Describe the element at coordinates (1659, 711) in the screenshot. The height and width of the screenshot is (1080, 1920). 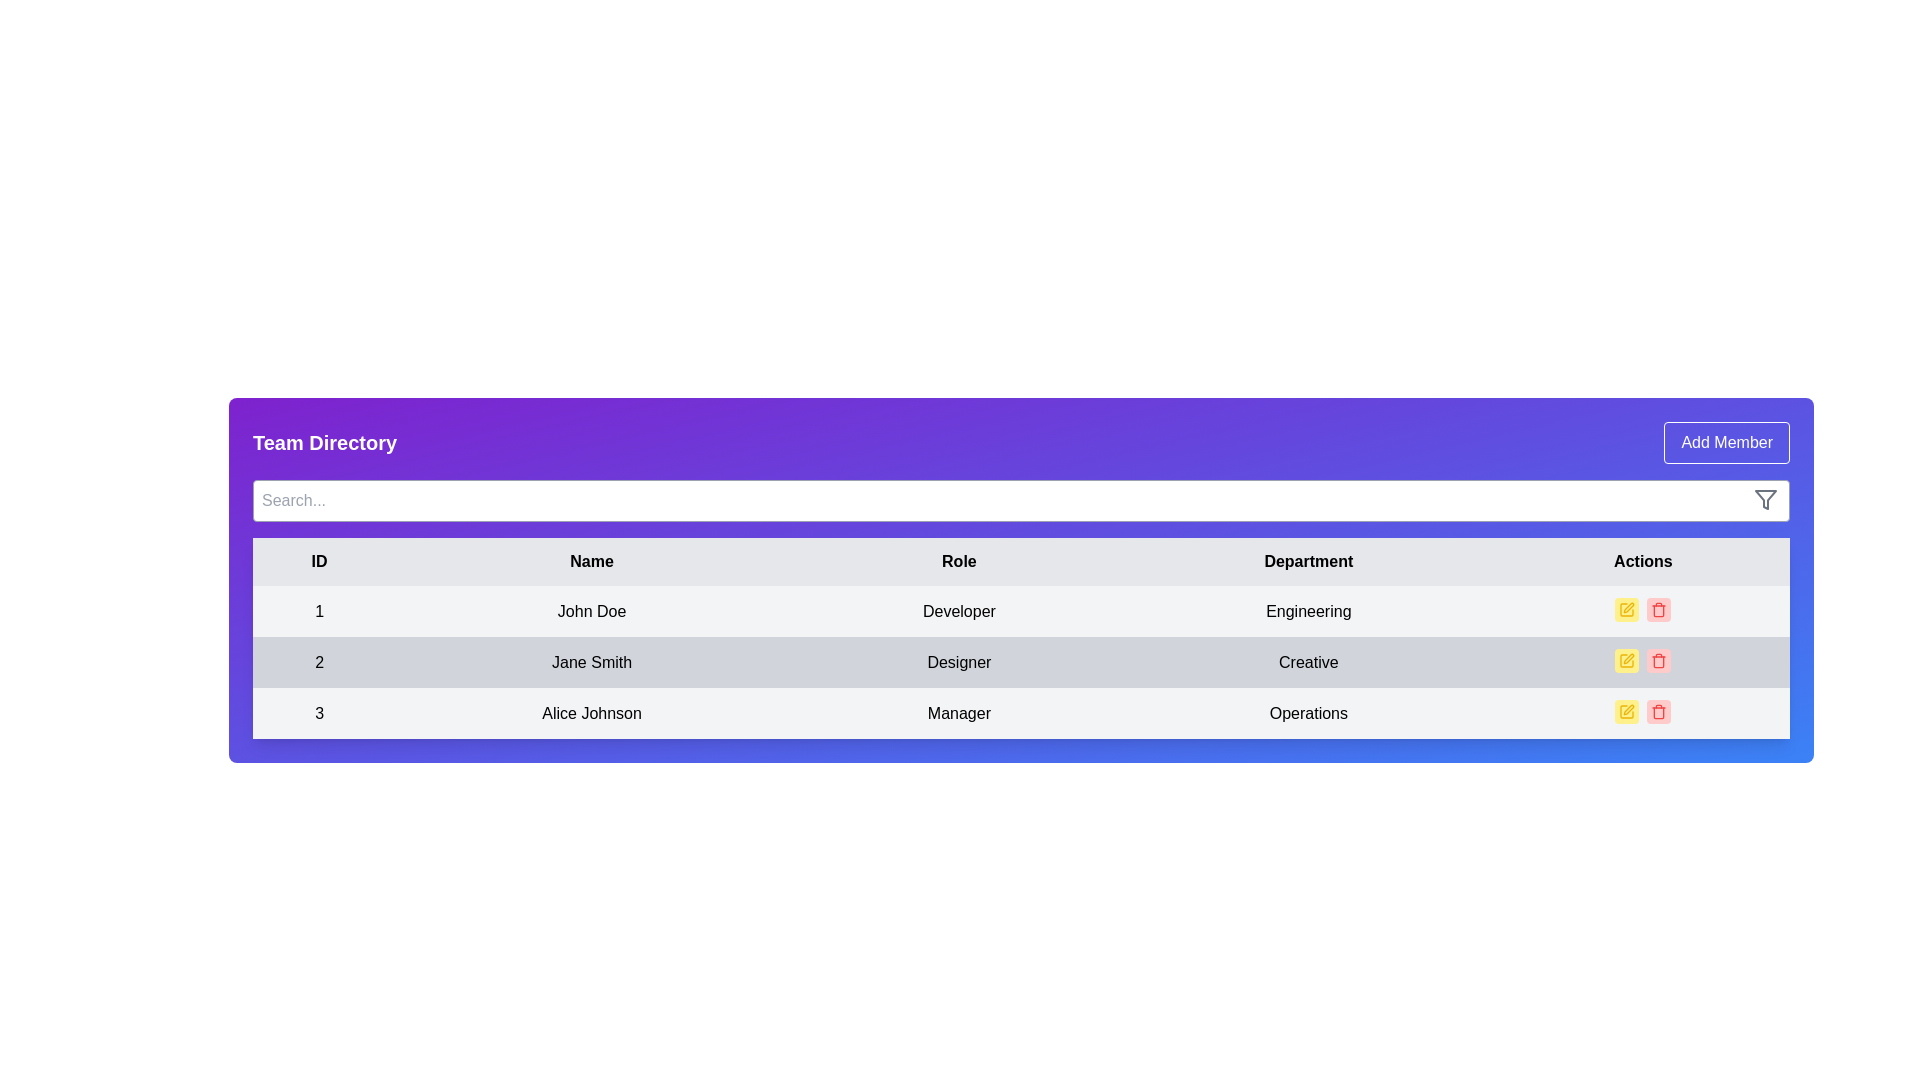
I see `the trash can icon located in the 'Actions' column of the 'Operations' row` at that location.